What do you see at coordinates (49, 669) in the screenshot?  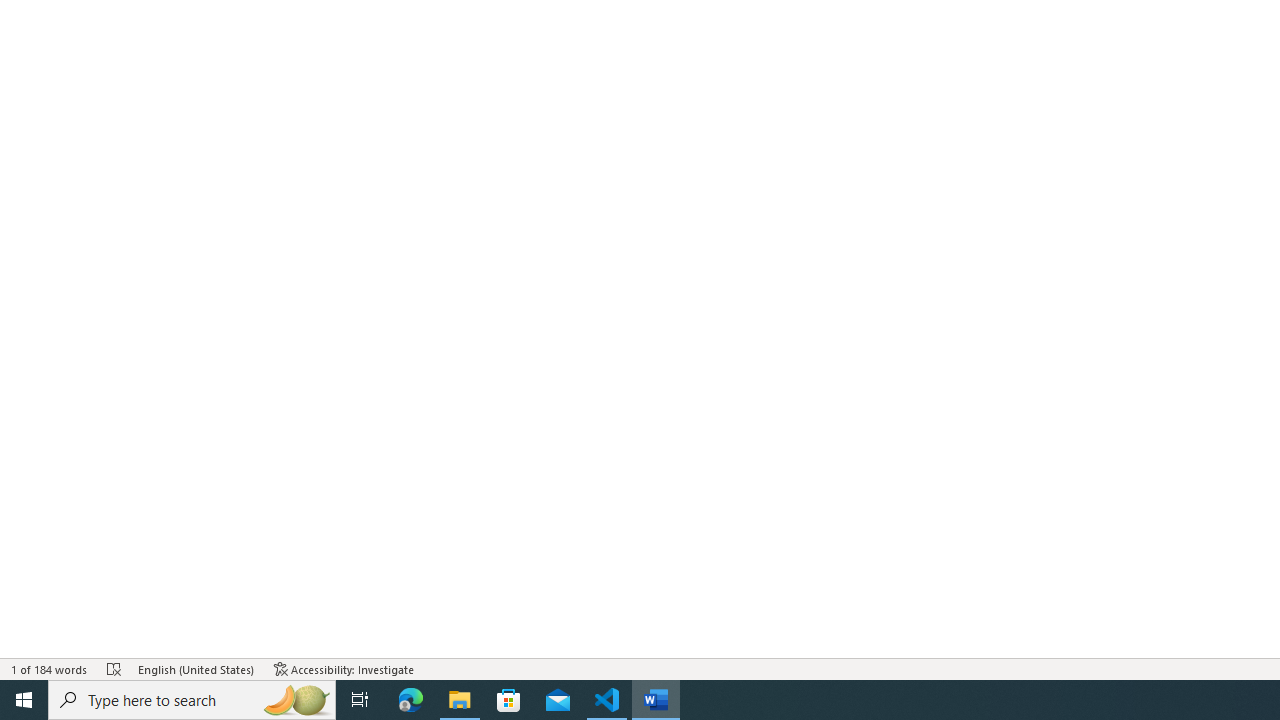 I see `'Word Count 1 of 184 words'` at bounding box center [49, 669].